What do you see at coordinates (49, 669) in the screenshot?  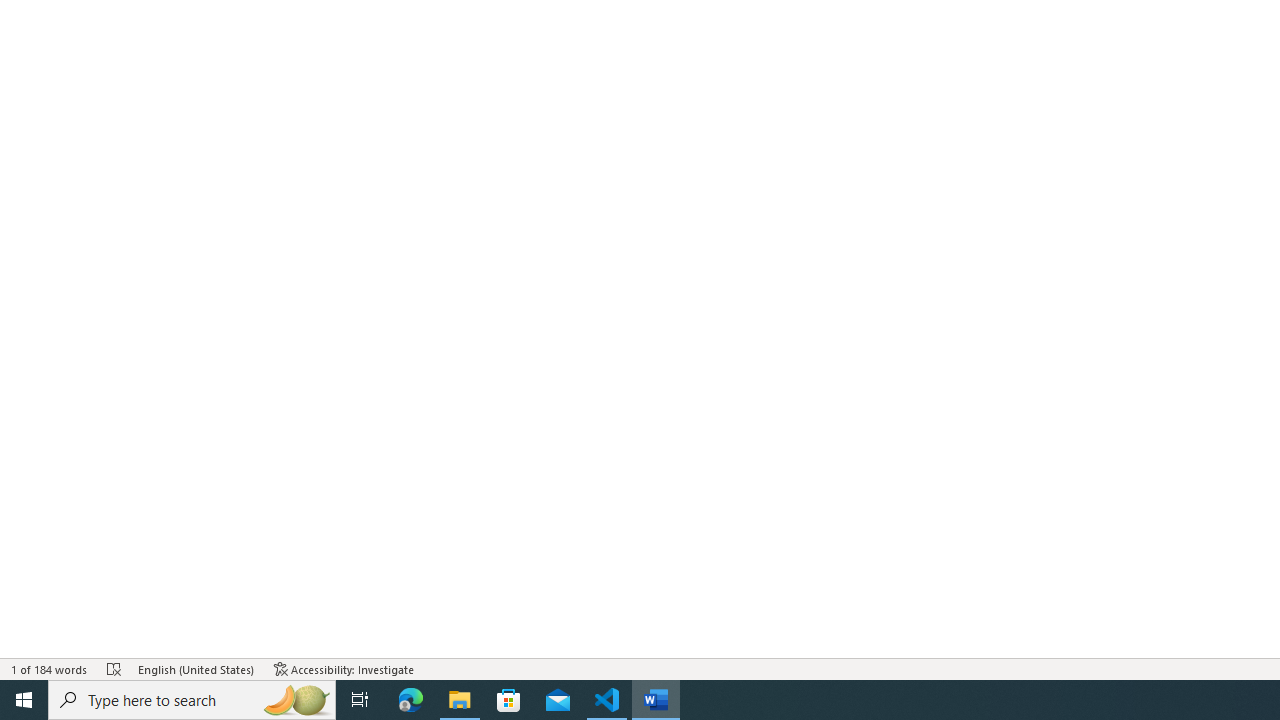 I see `'Word Count 1 of 184 words'` at bounding box center [49, 669].